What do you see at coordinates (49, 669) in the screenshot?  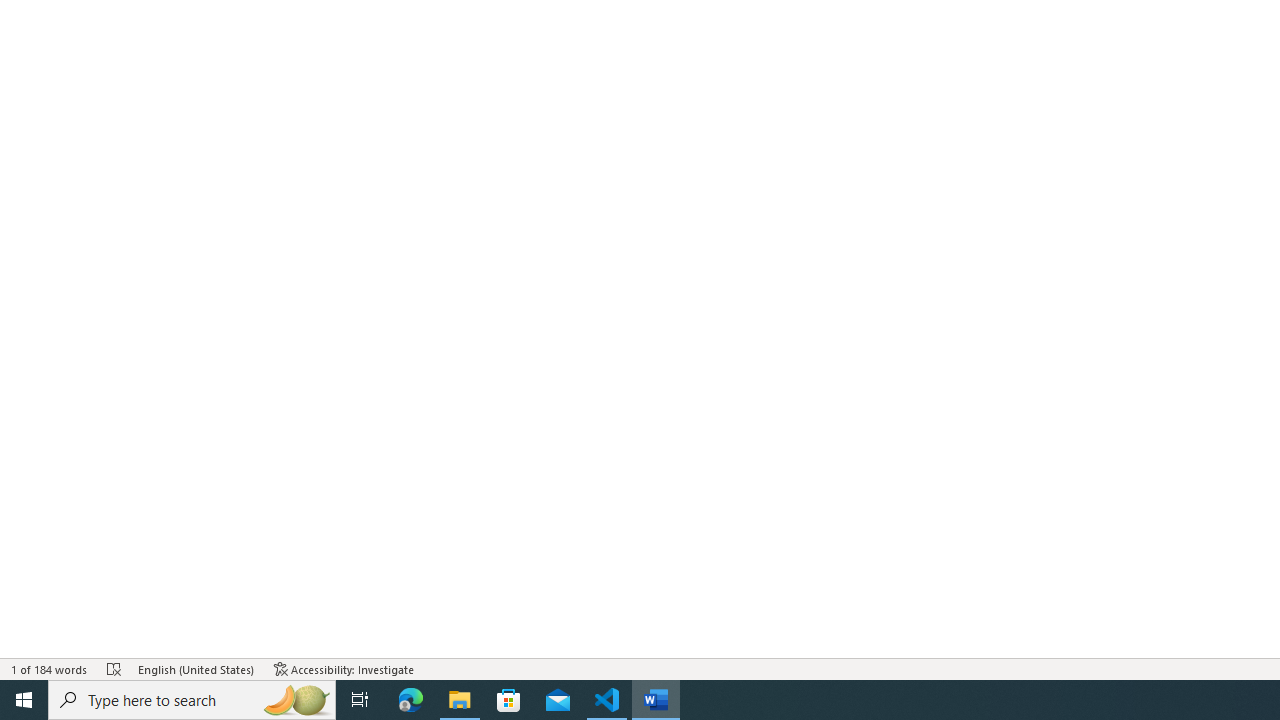 I see `'Word Count 1 of 184 words'` at bounding box center [49, 669].